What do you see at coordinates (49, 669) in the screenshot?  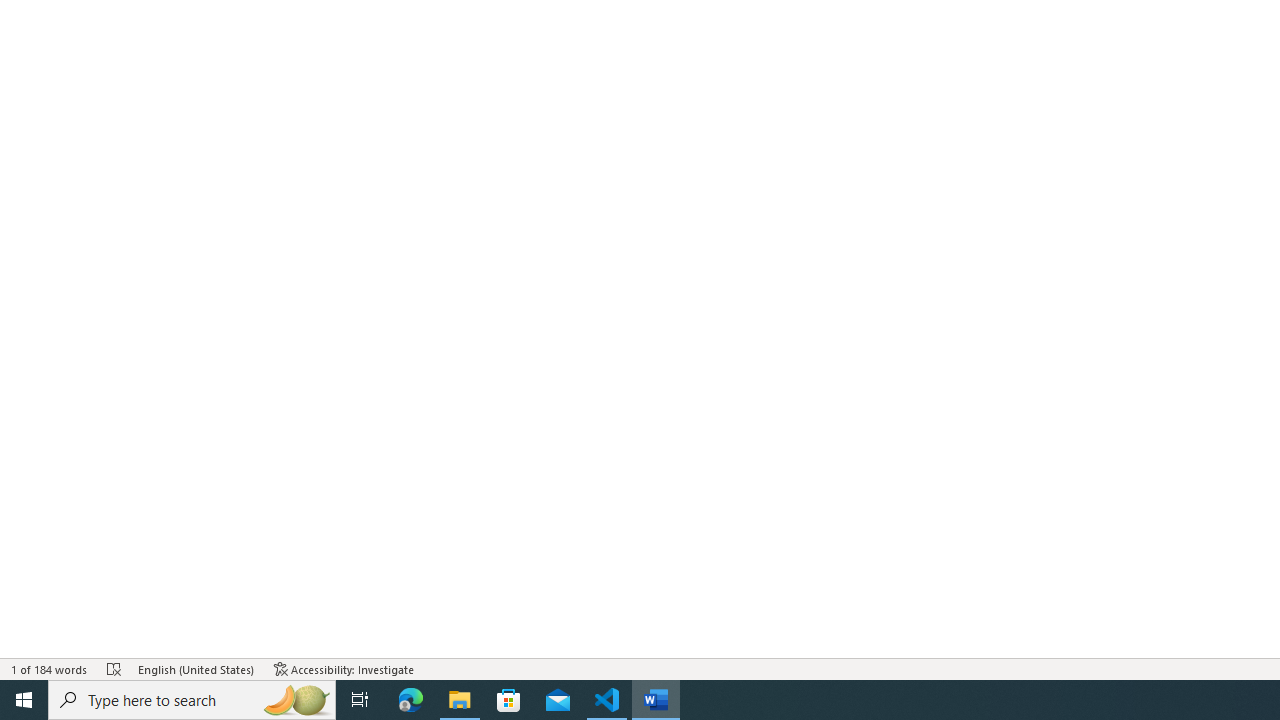 I see `'Word Count 1 of 184 words'` at bounding box center [49, 669].